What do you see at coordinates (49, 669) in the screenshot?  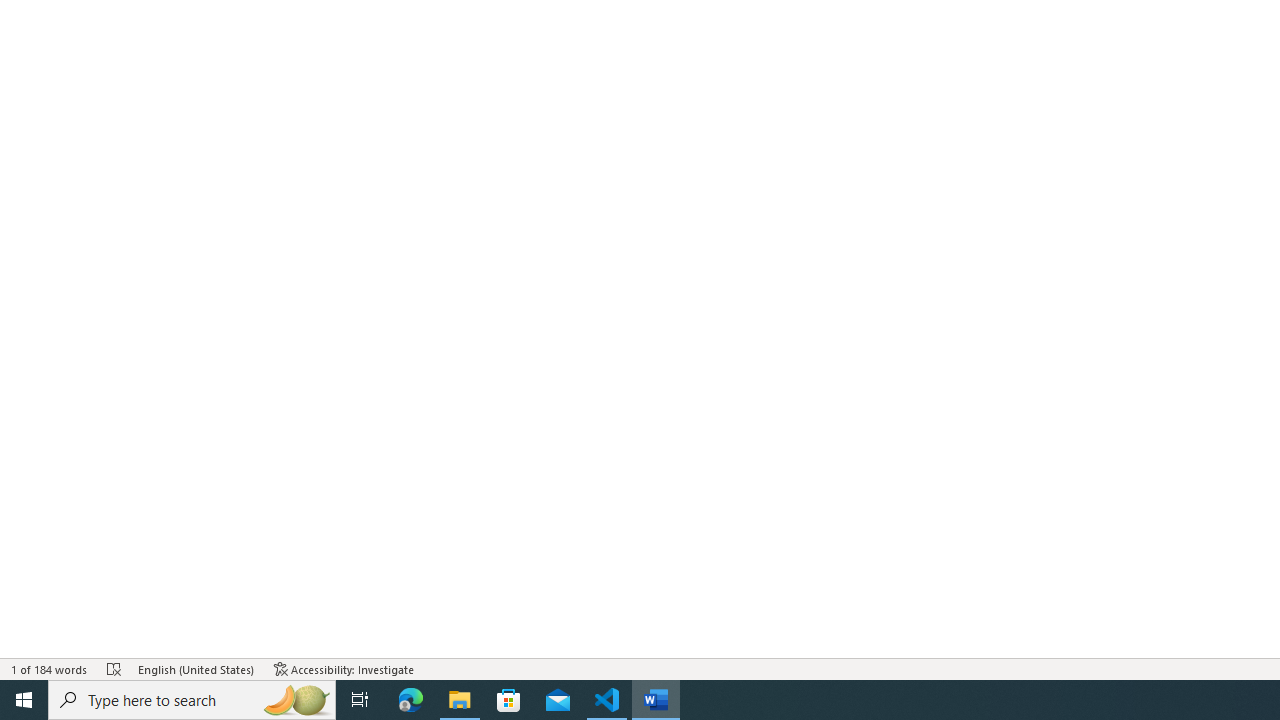 I see `'Word Count 1 of 184 words'` at bounding box center [49, 669].